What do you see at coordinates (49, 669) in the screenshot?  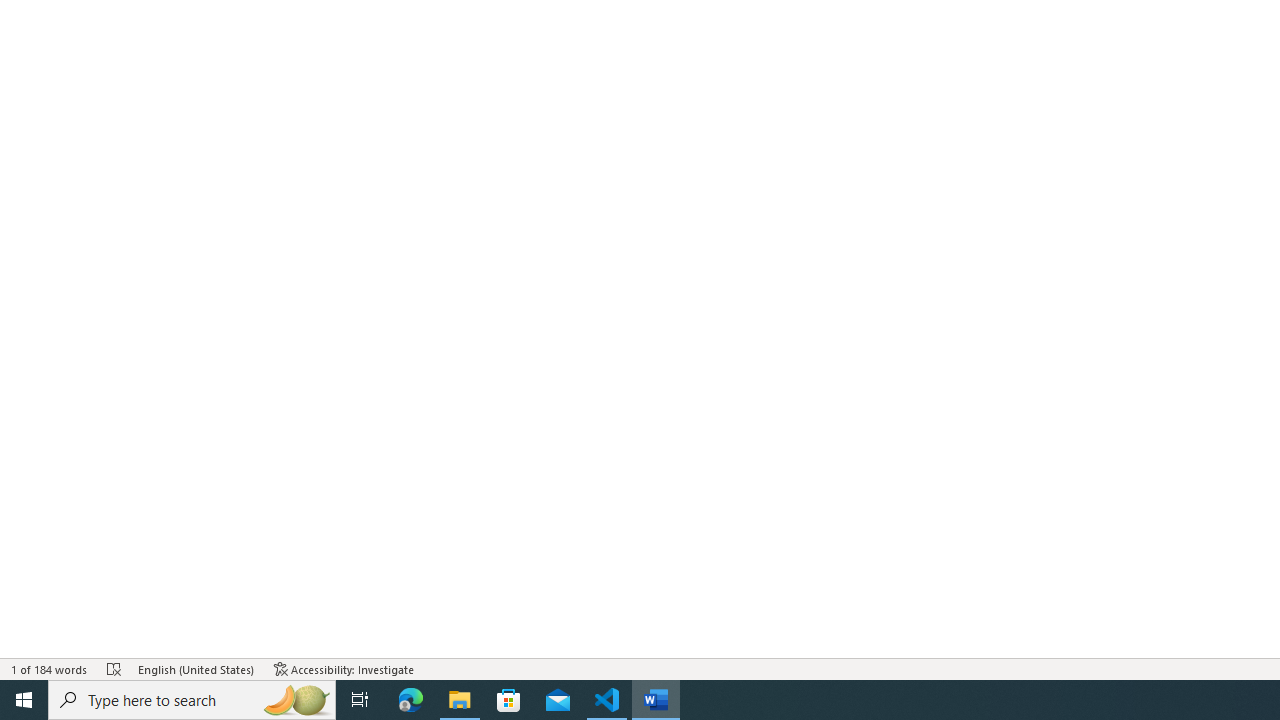 I see `'Word Count 1 of 184 words'` at bounding box center [49, 669].